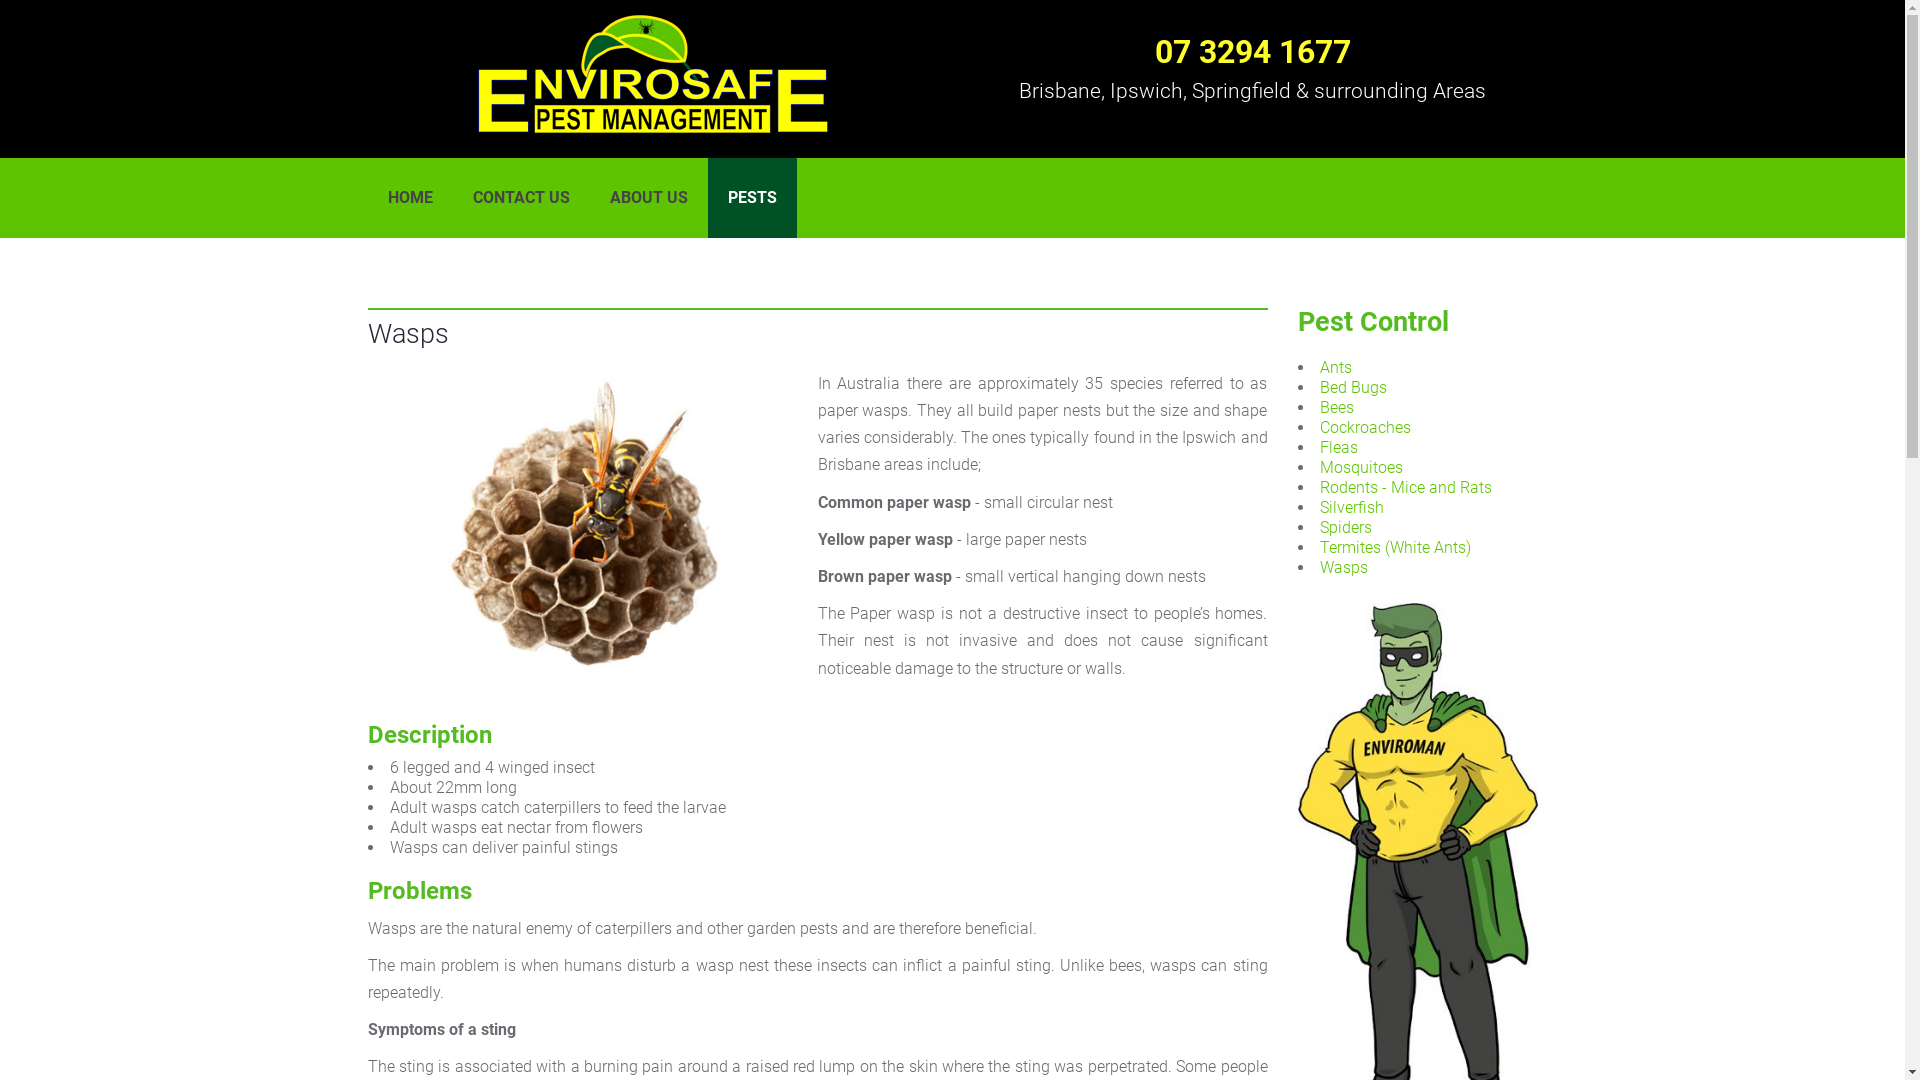 This screenshot has height=1080, width=1920. What do you see at coordinates (1320, 367) in the screenshot?
I see `'Ants'` at bounding box center [1320, 367].